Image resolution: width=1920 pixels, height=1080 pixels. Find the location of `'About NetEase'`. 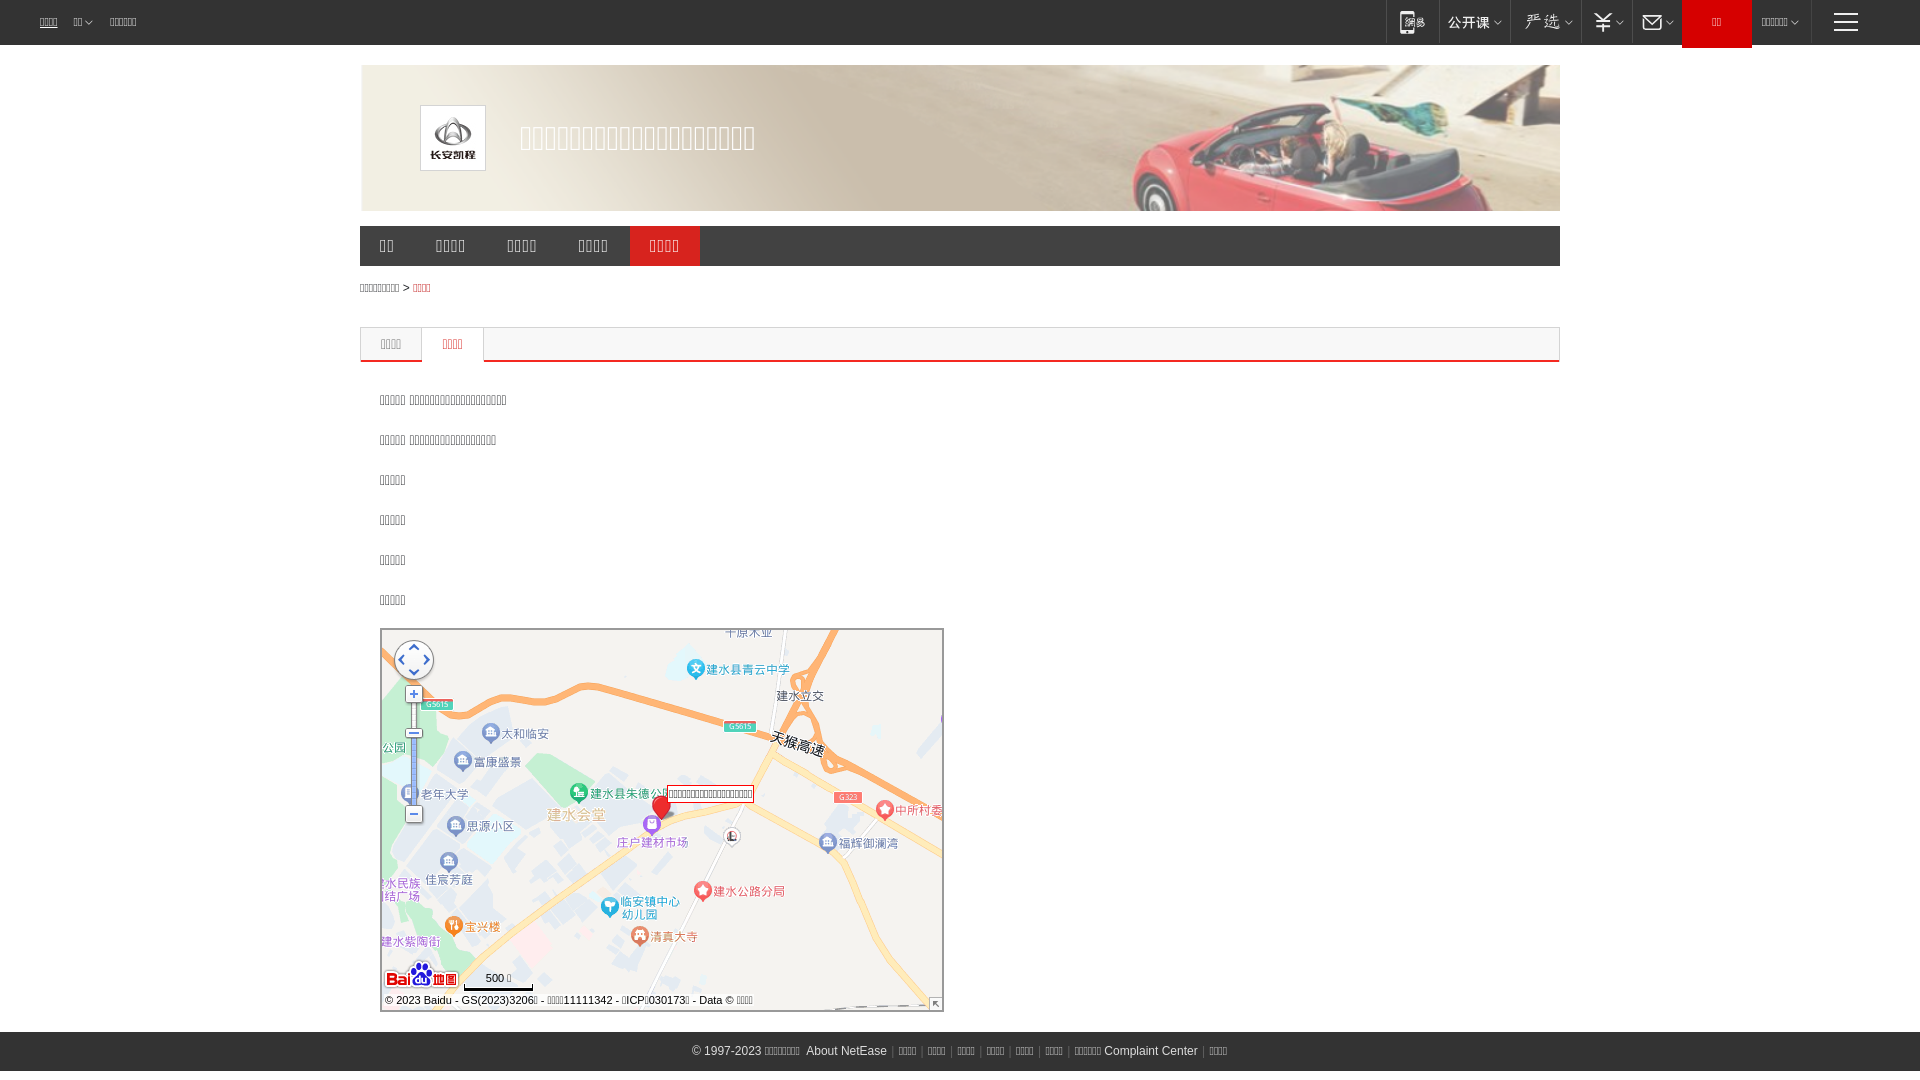

'About NetEase' is located at coordinates (846, 1049).